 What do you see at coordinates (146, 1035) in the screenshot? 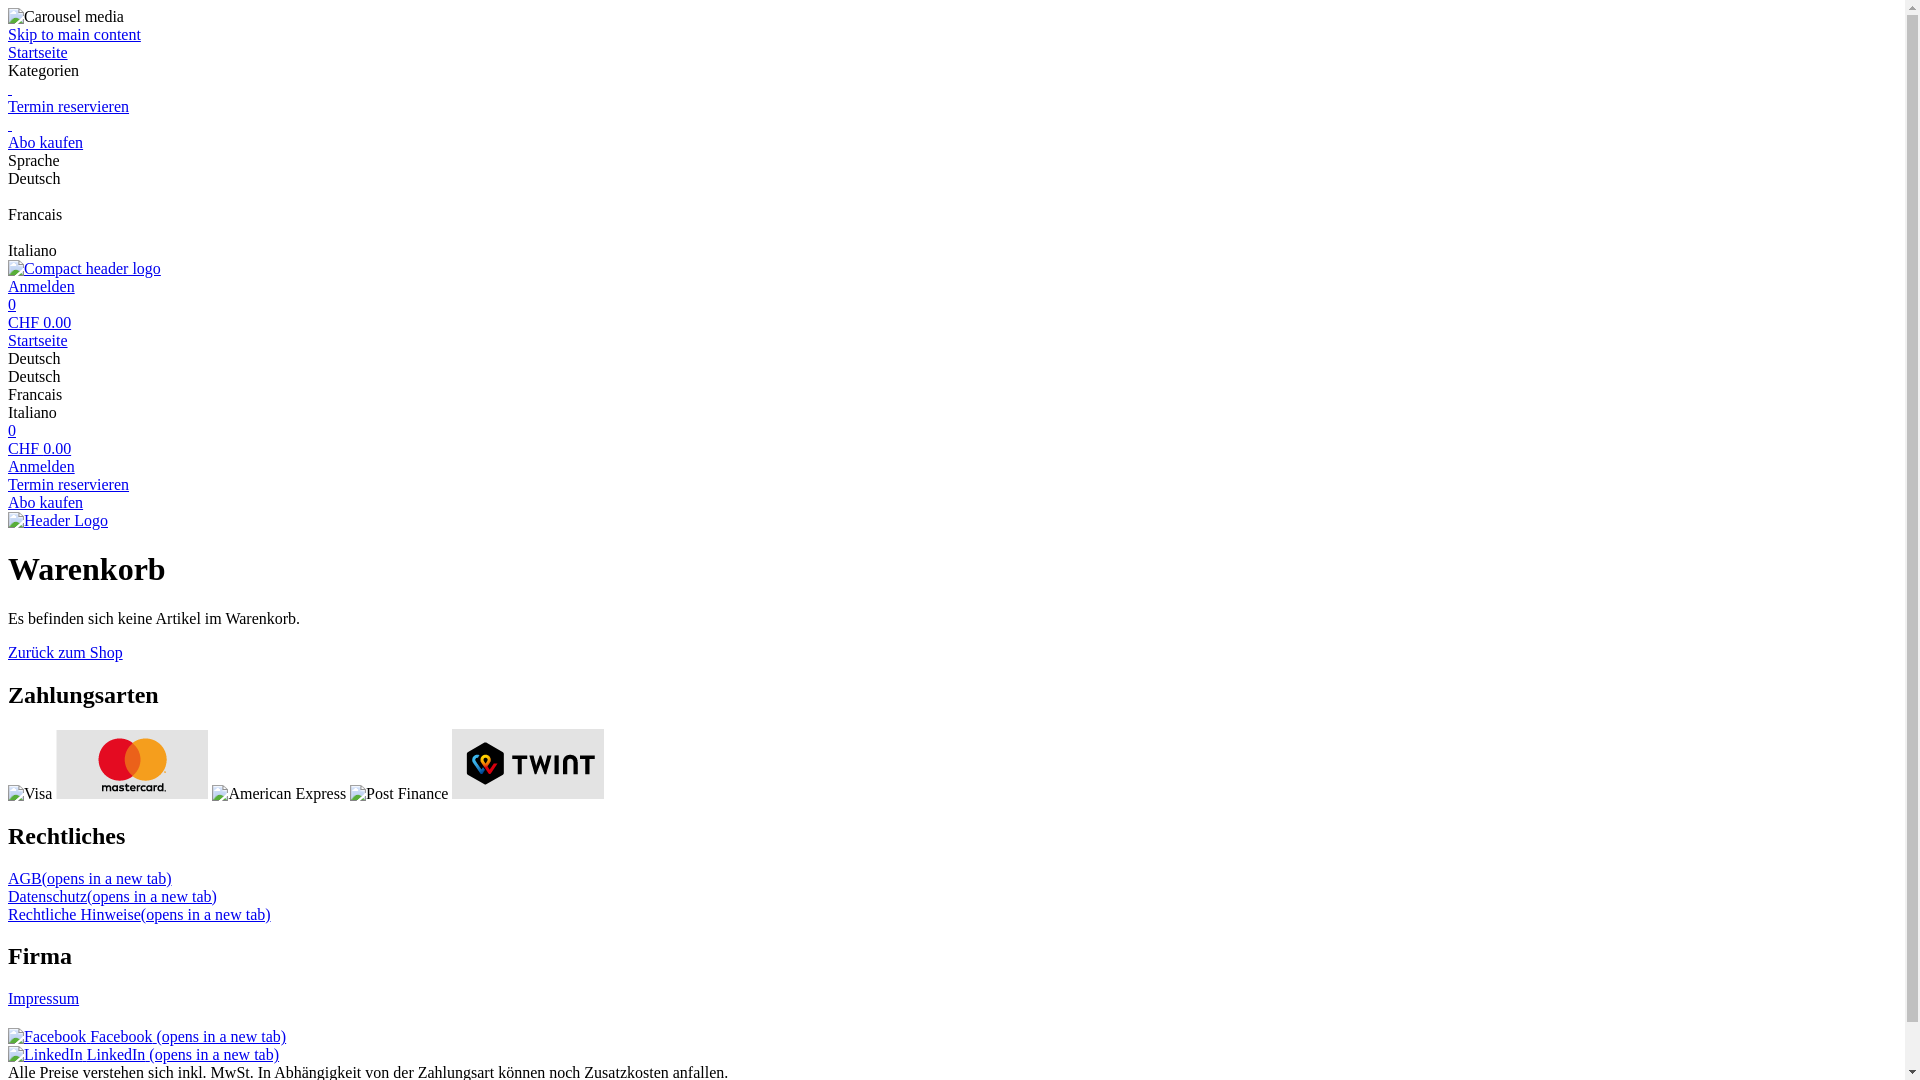
I see `'Facebook (opens in a new tab)'` at bounding box center [146, 1035].